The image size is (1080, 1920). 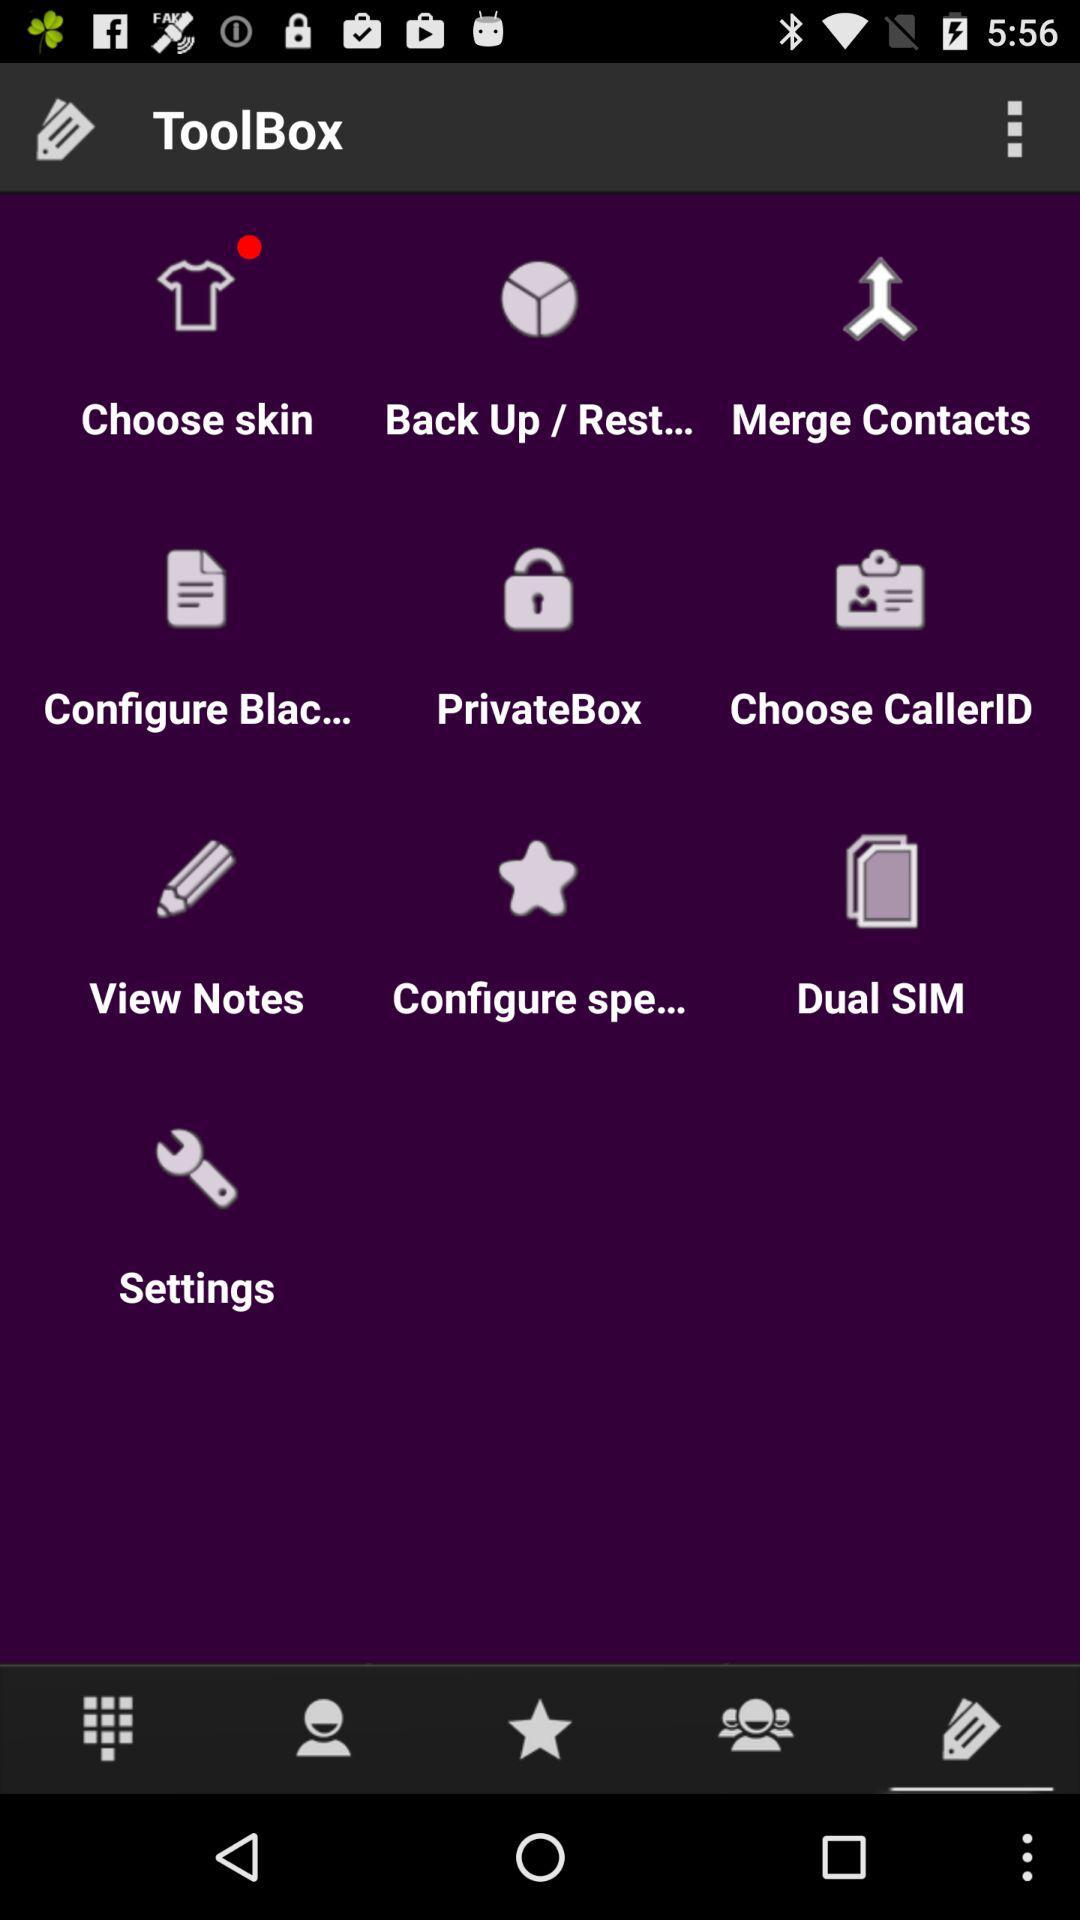 What do you see at coordinates (1014, 127) in the screenshot?
I see `more details` at bounding box center [1014, 127].